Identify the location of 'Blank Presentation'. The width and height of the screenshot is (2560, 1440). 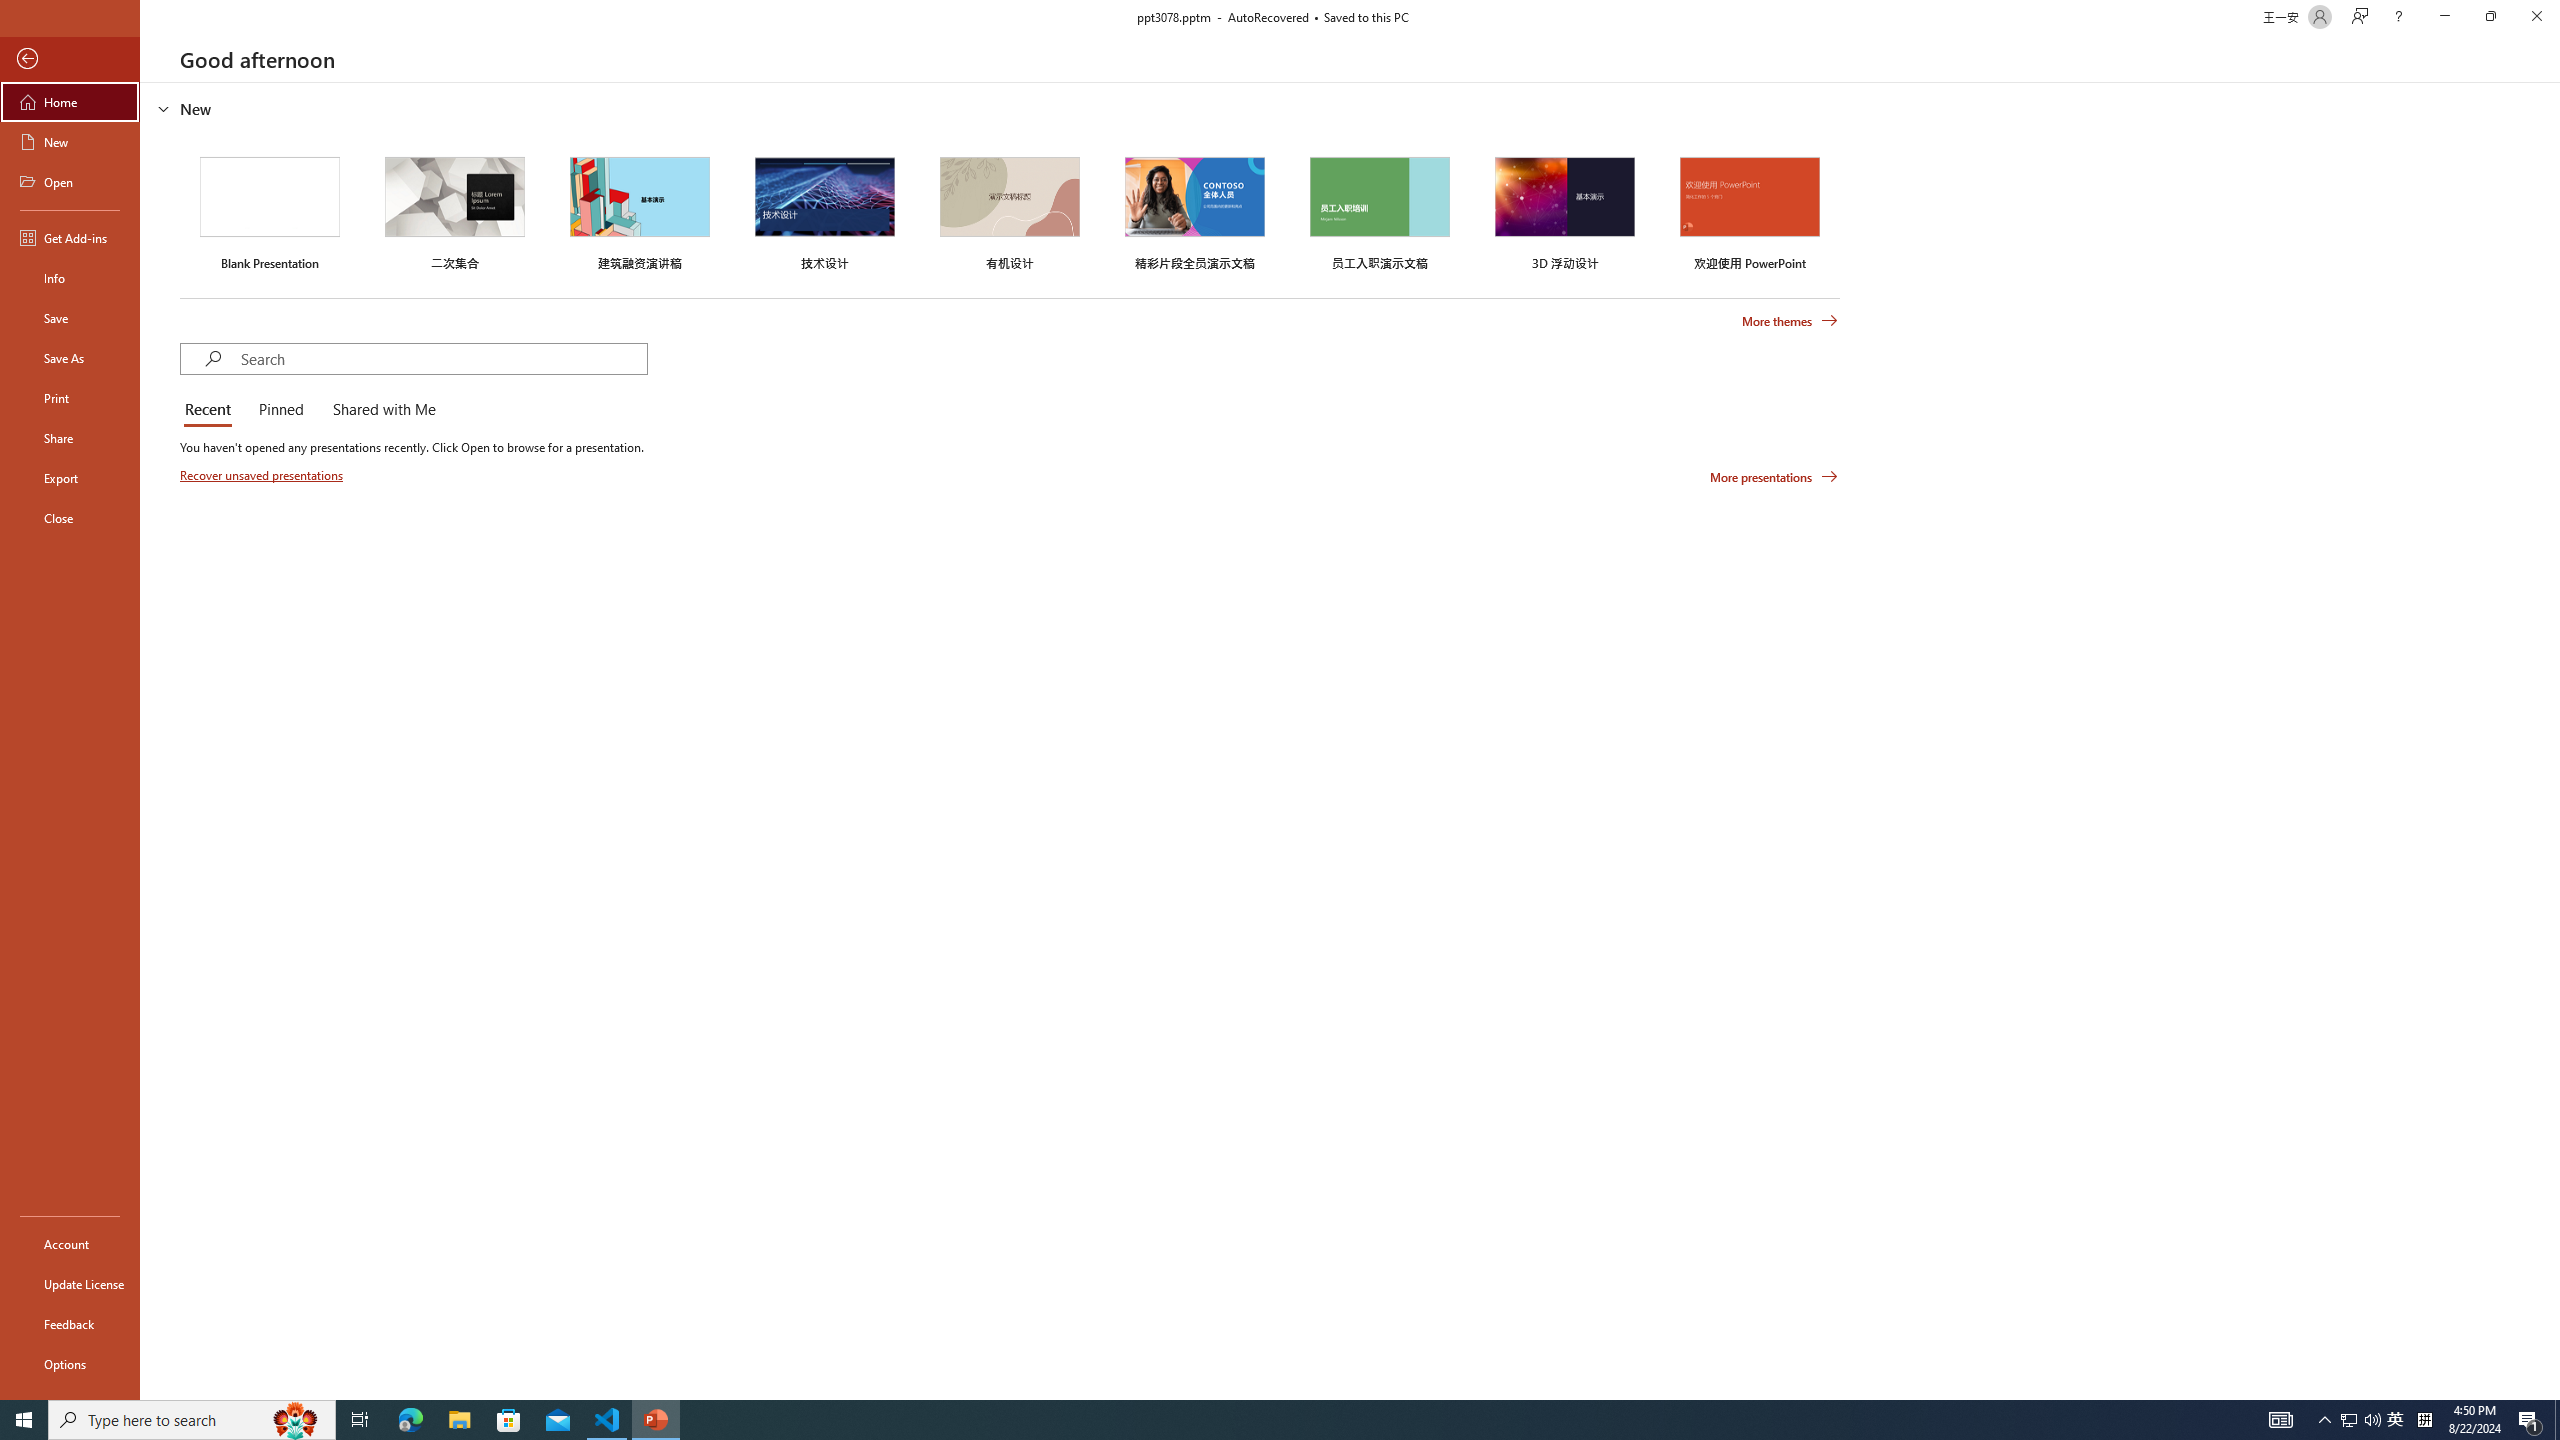
(269, 210).